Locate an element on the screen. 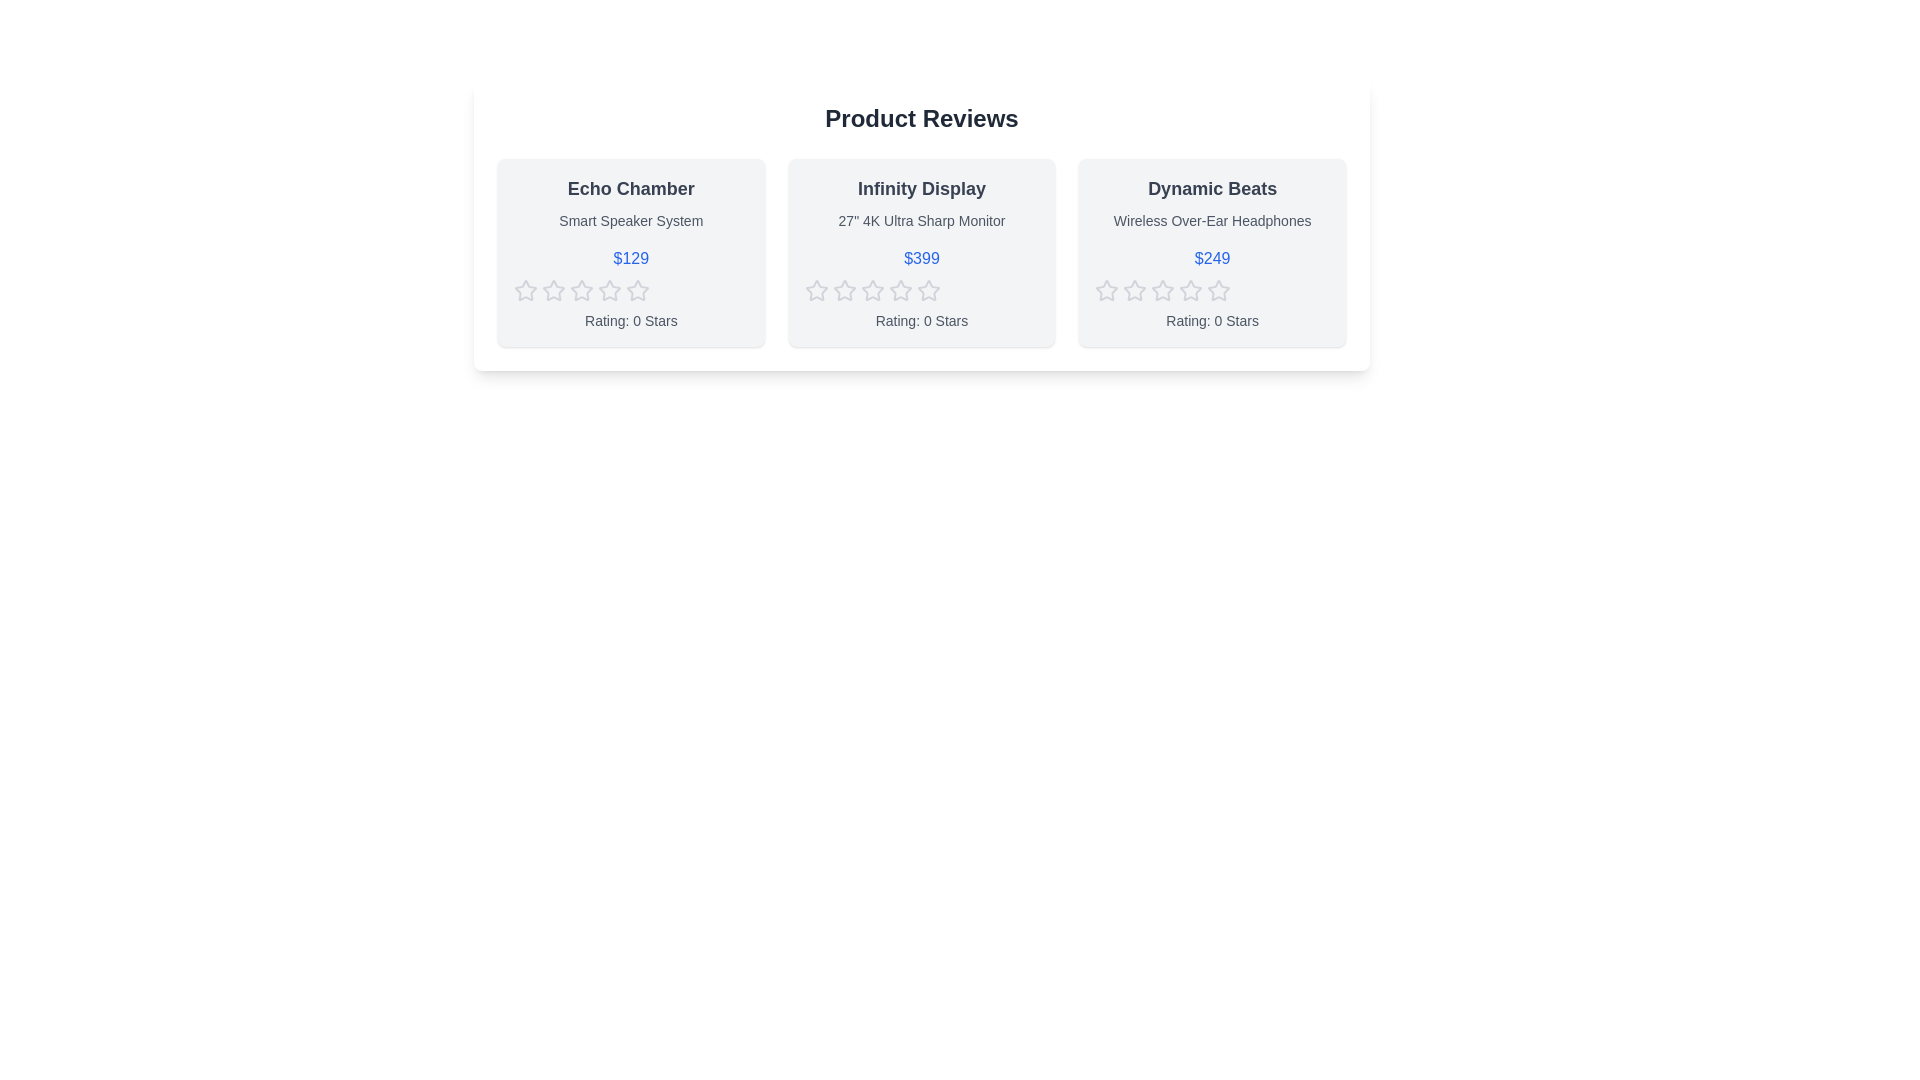 This screenshot has height=1080, width=1920. the horizontal sequence of five star icons in the Rating component located under the '$249' price text and above the 'Rating: 0 Stars' text for the Dynamic Beats Wireless Over-Ear Headphones is located at coordinates (1211, 290).